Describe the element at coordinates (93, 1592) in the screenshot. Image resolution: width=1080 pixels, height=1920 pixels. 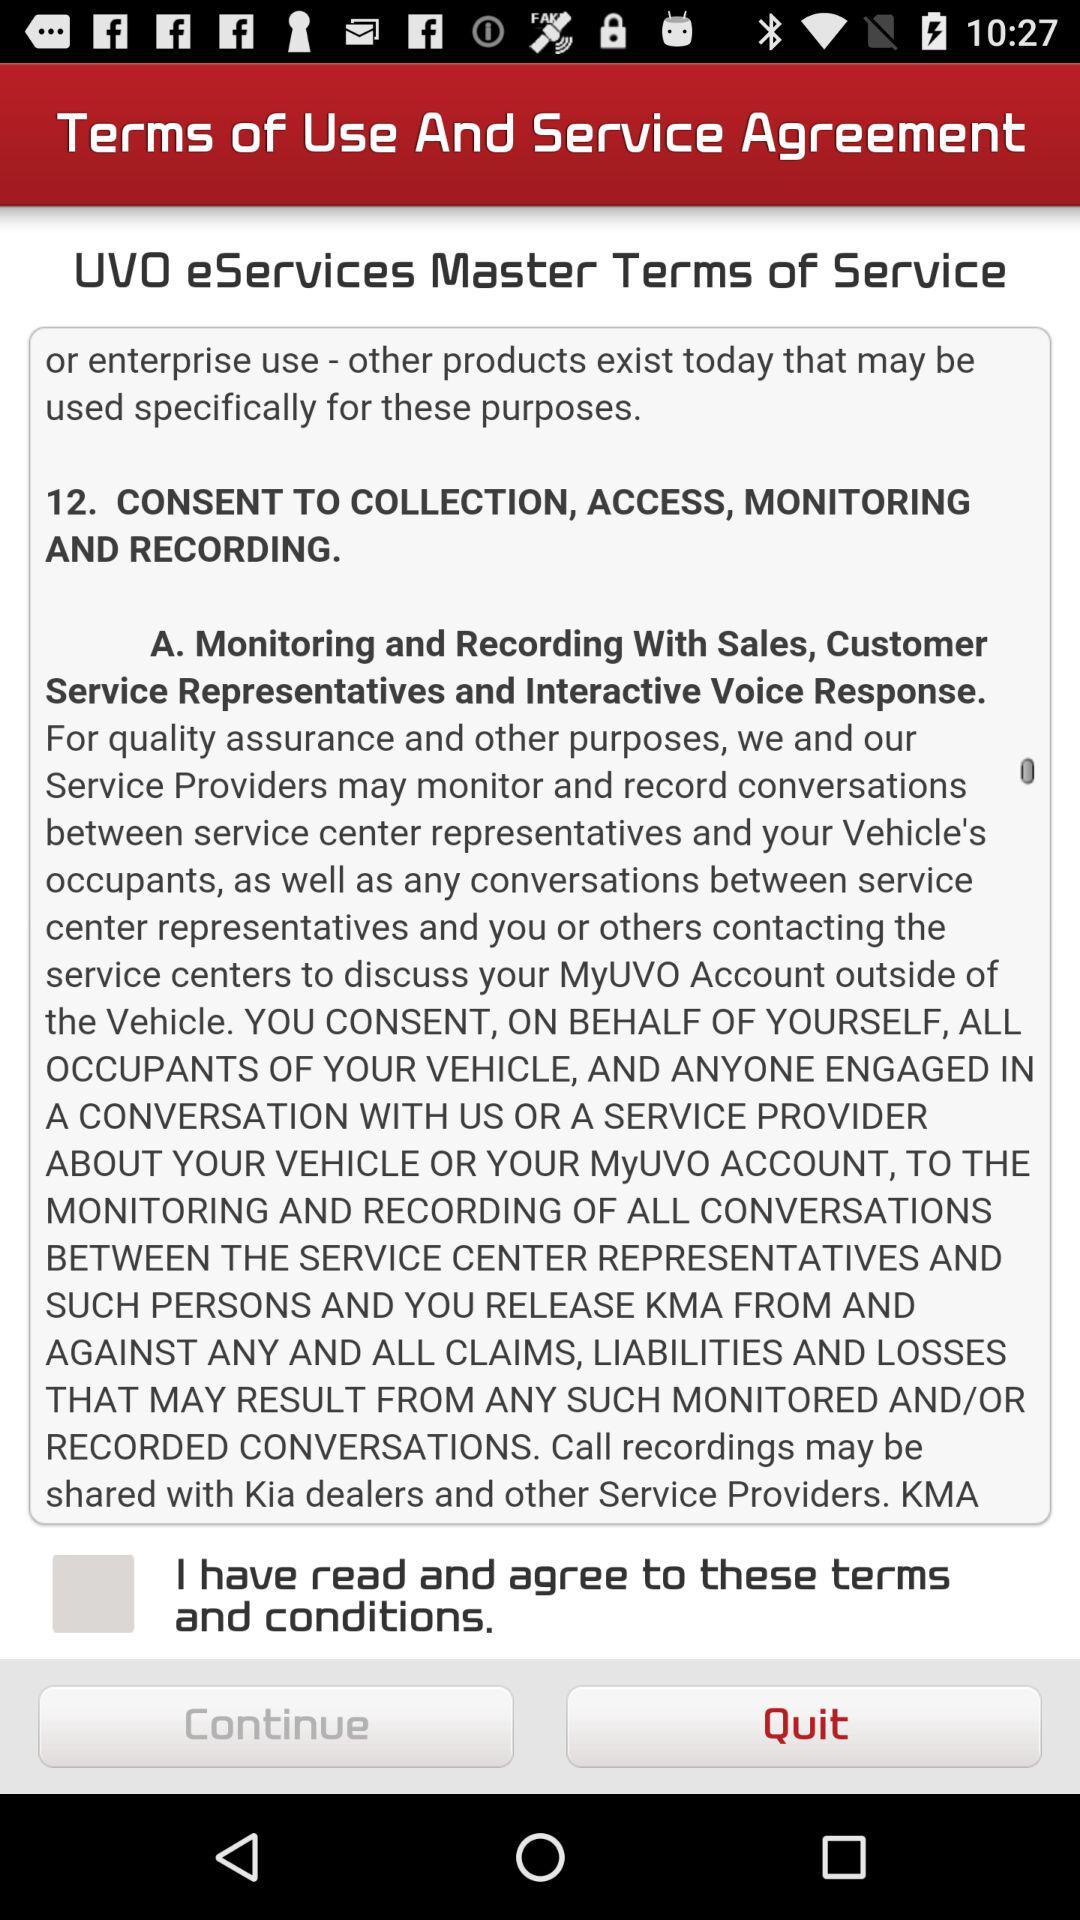
I see `stop button` at that location.